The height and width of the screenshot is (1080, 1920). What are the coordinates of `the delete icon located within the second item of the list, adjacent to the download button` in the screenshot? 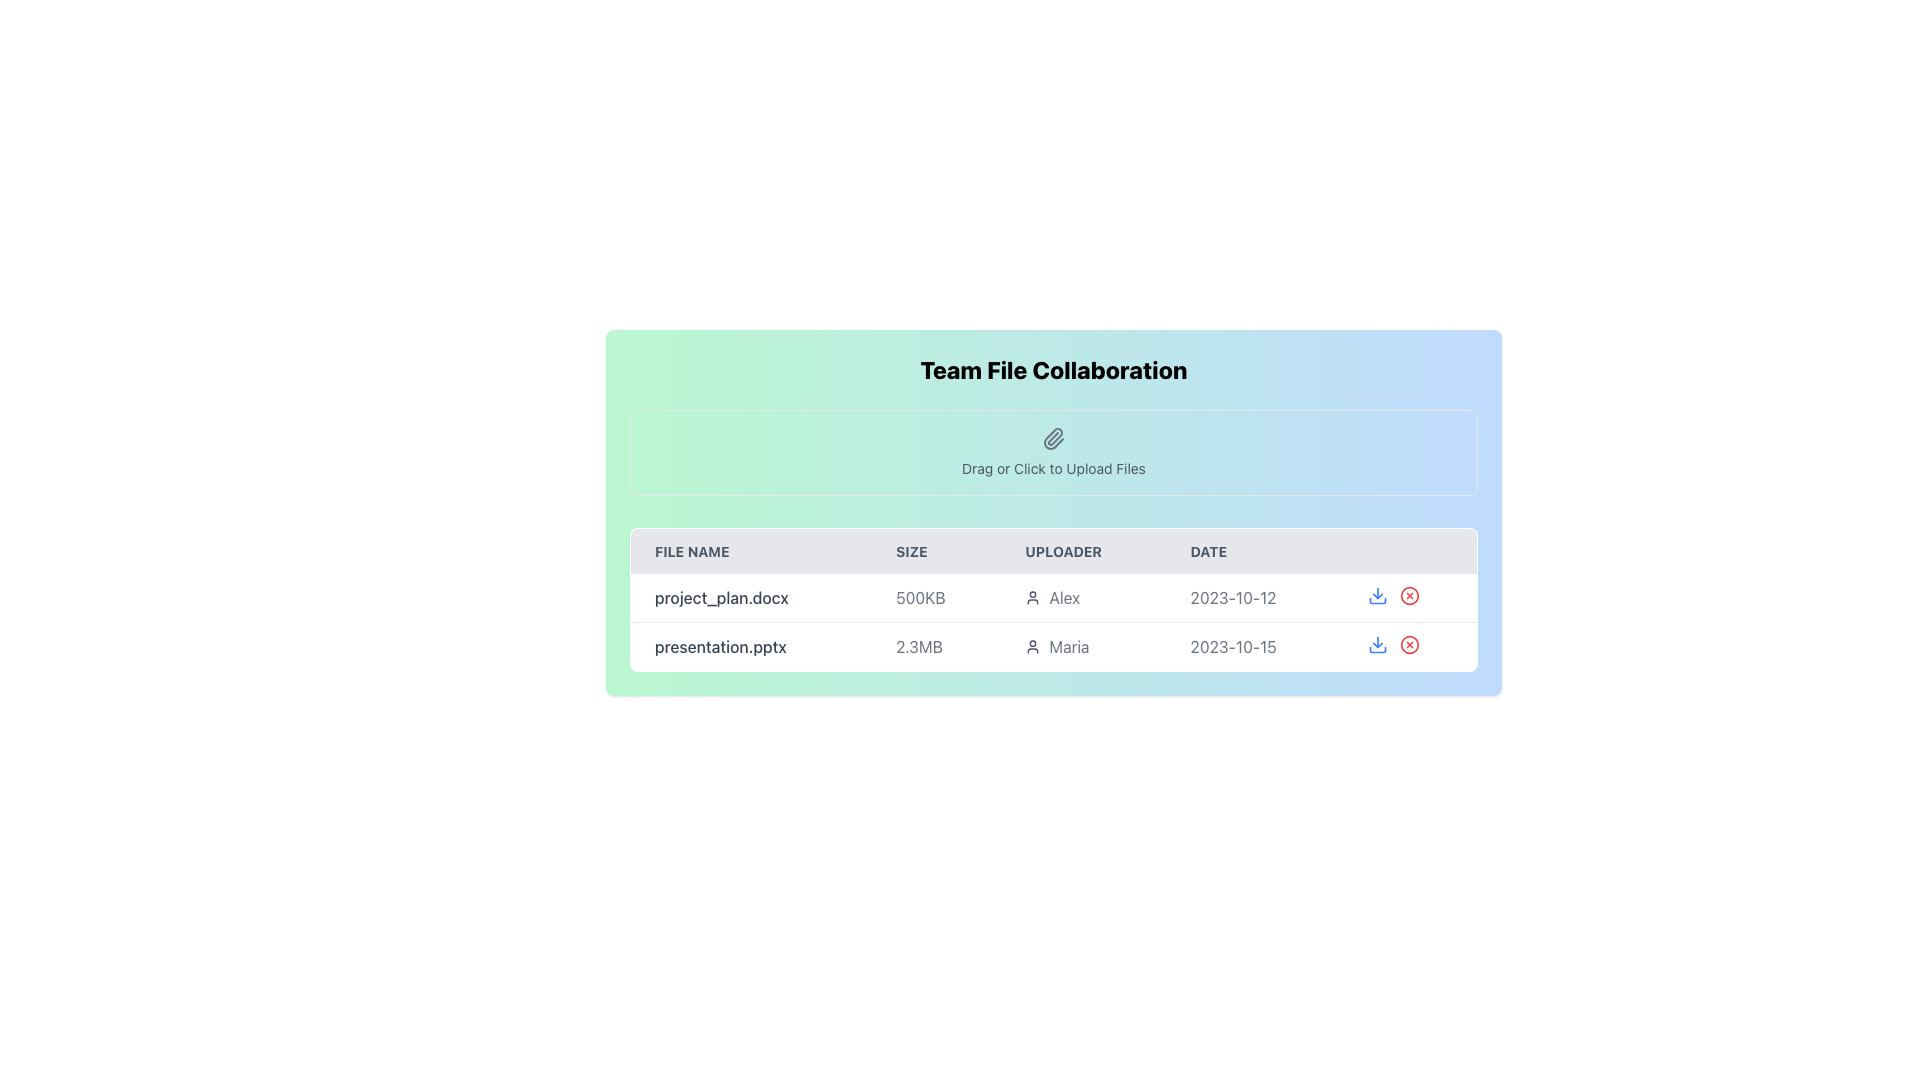 It's located at (1409, 644).